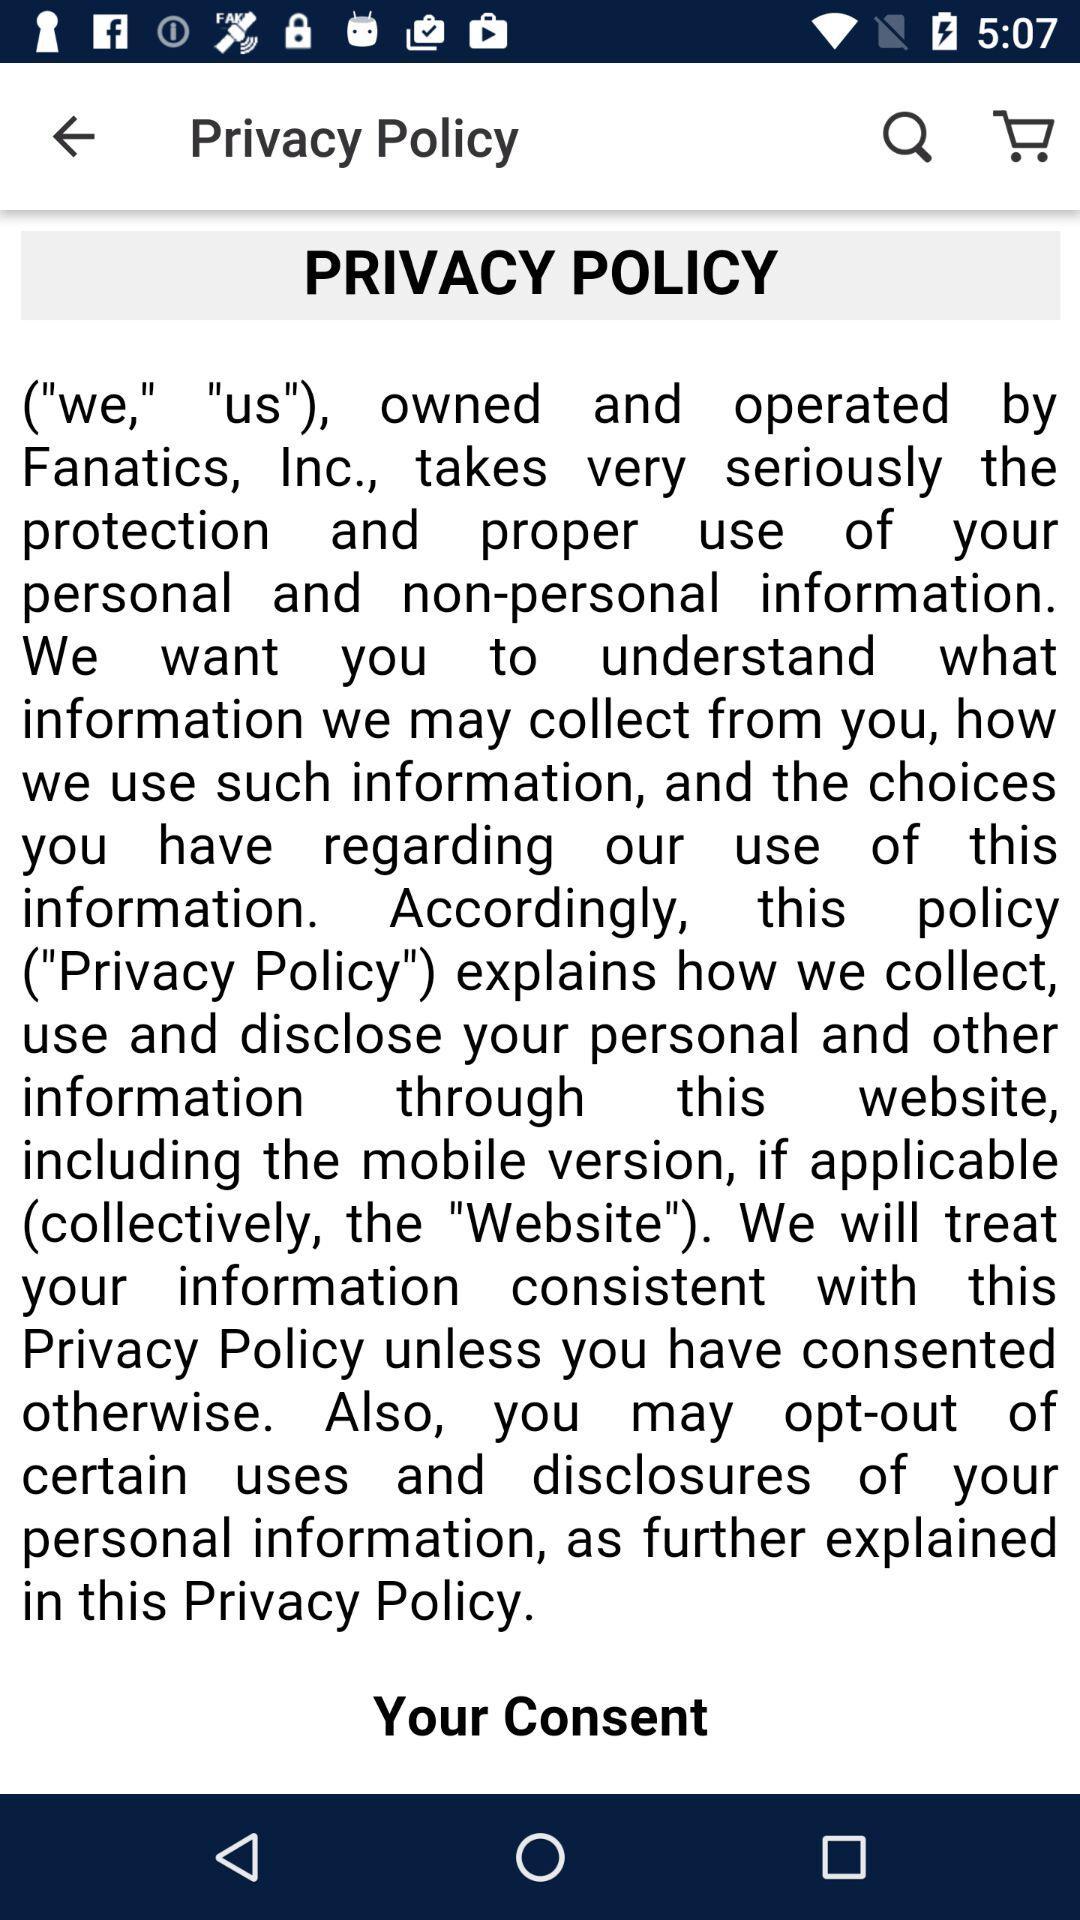 The width and height of the screenshot is (1080, 1920). I want to click on the icon to the left of the privacy policy item, so click(72, 135).